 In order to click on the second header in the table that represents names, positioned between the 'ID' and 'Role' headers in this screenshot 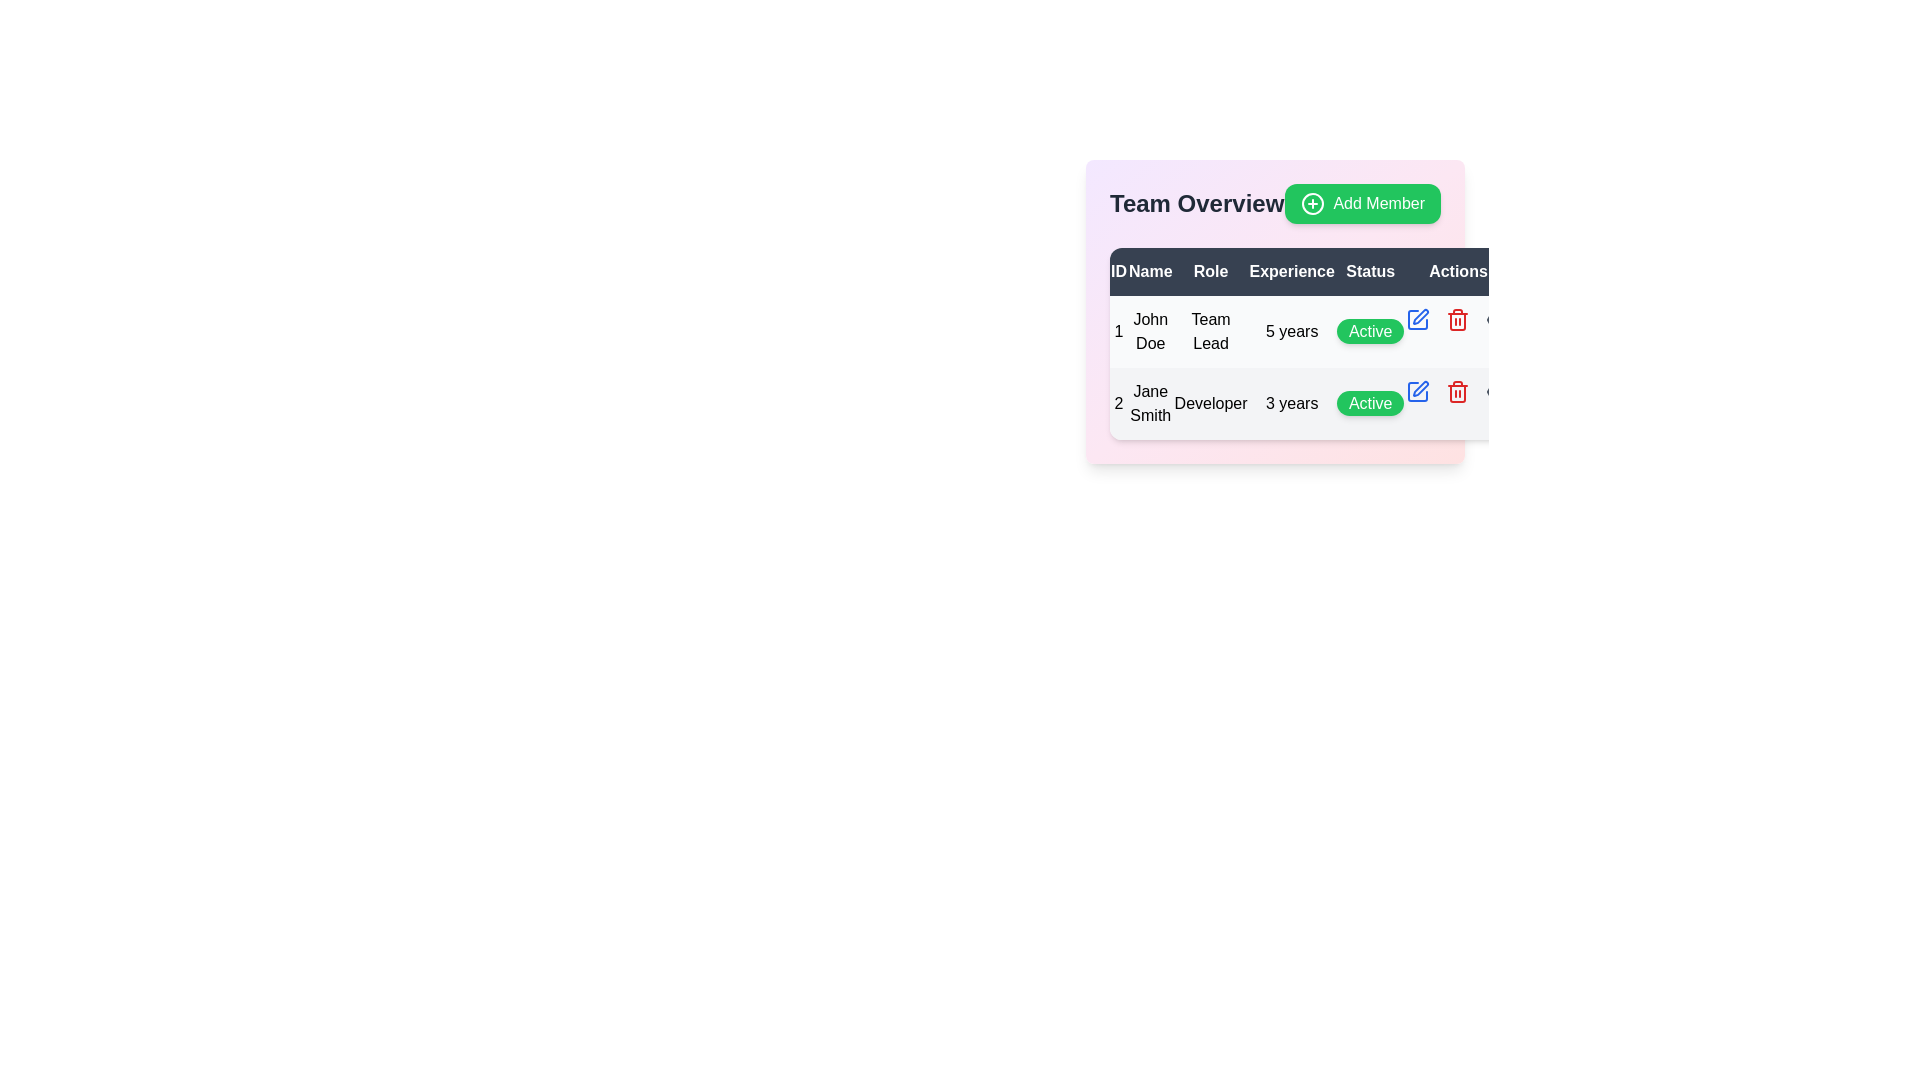, I will do `click(1150, 272)`.